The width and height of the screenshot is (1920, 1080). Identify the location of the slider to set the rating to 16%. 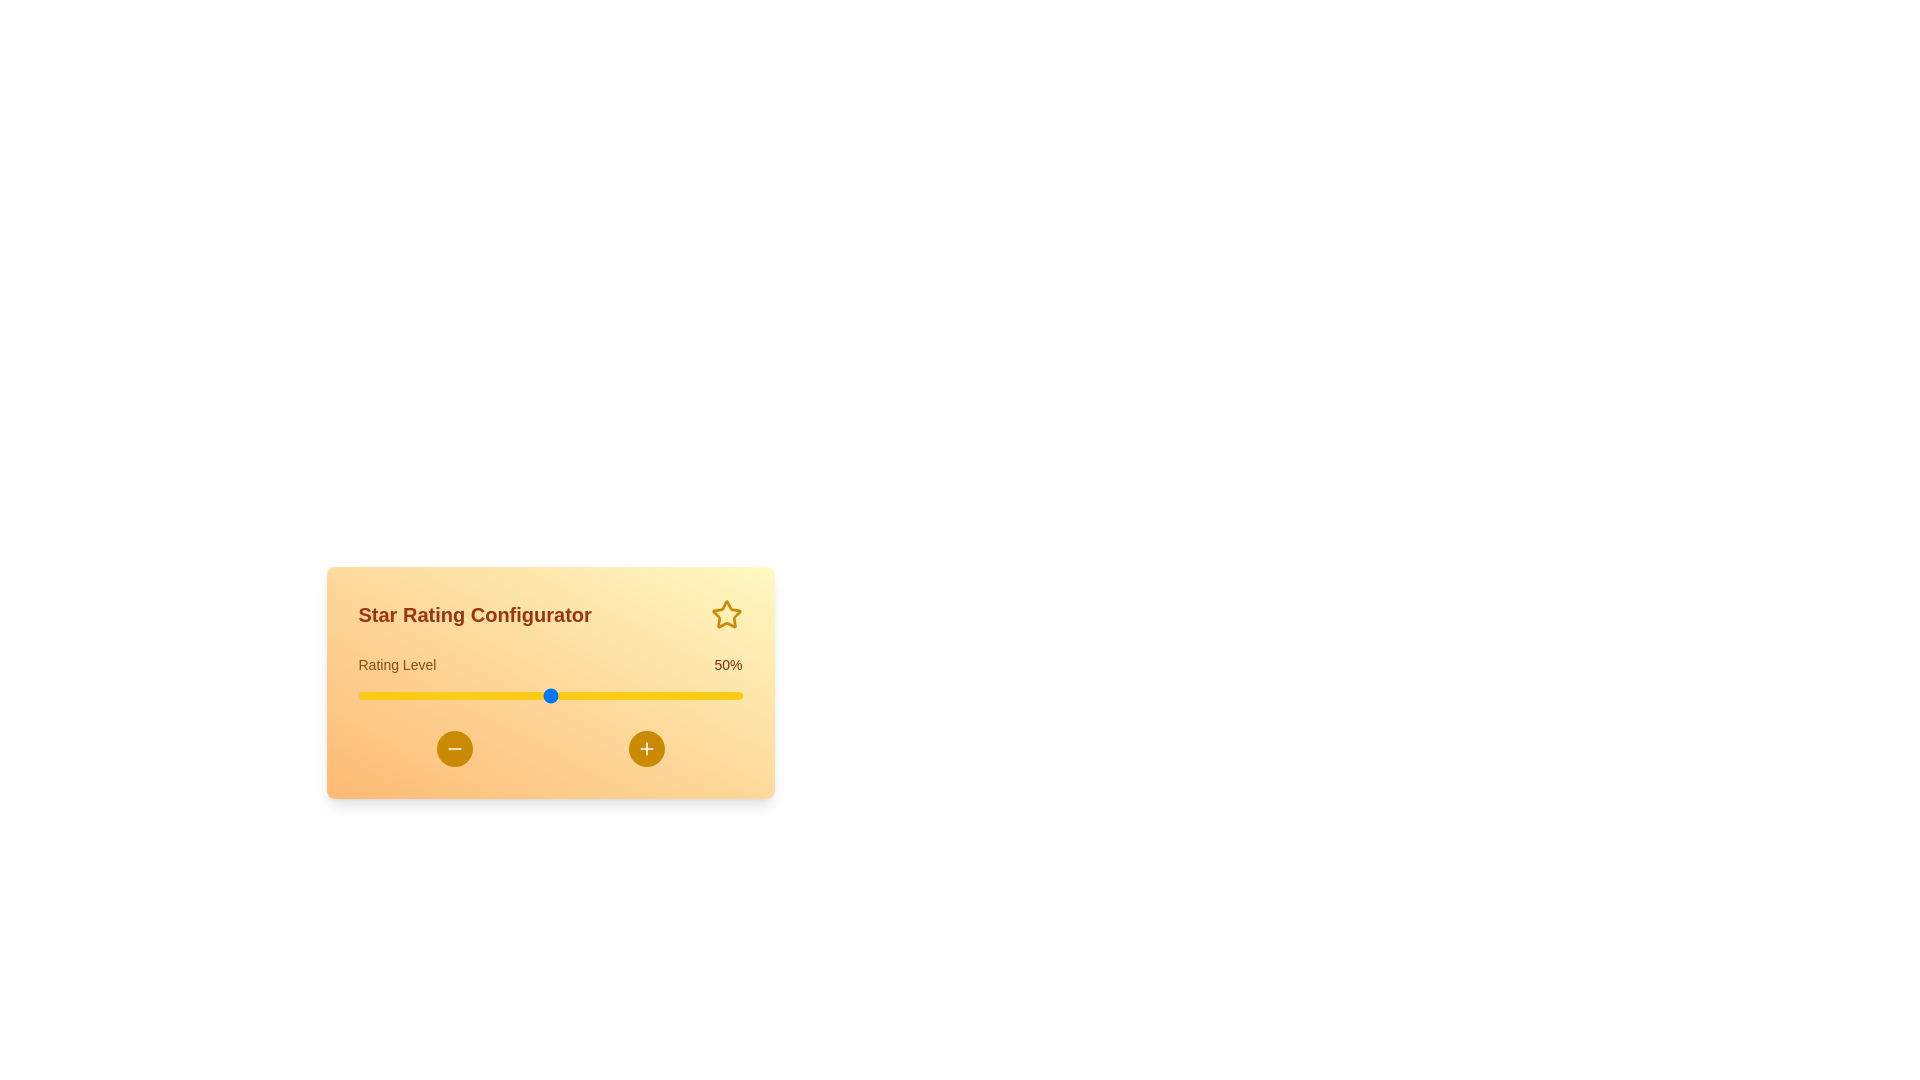
(418, 694).